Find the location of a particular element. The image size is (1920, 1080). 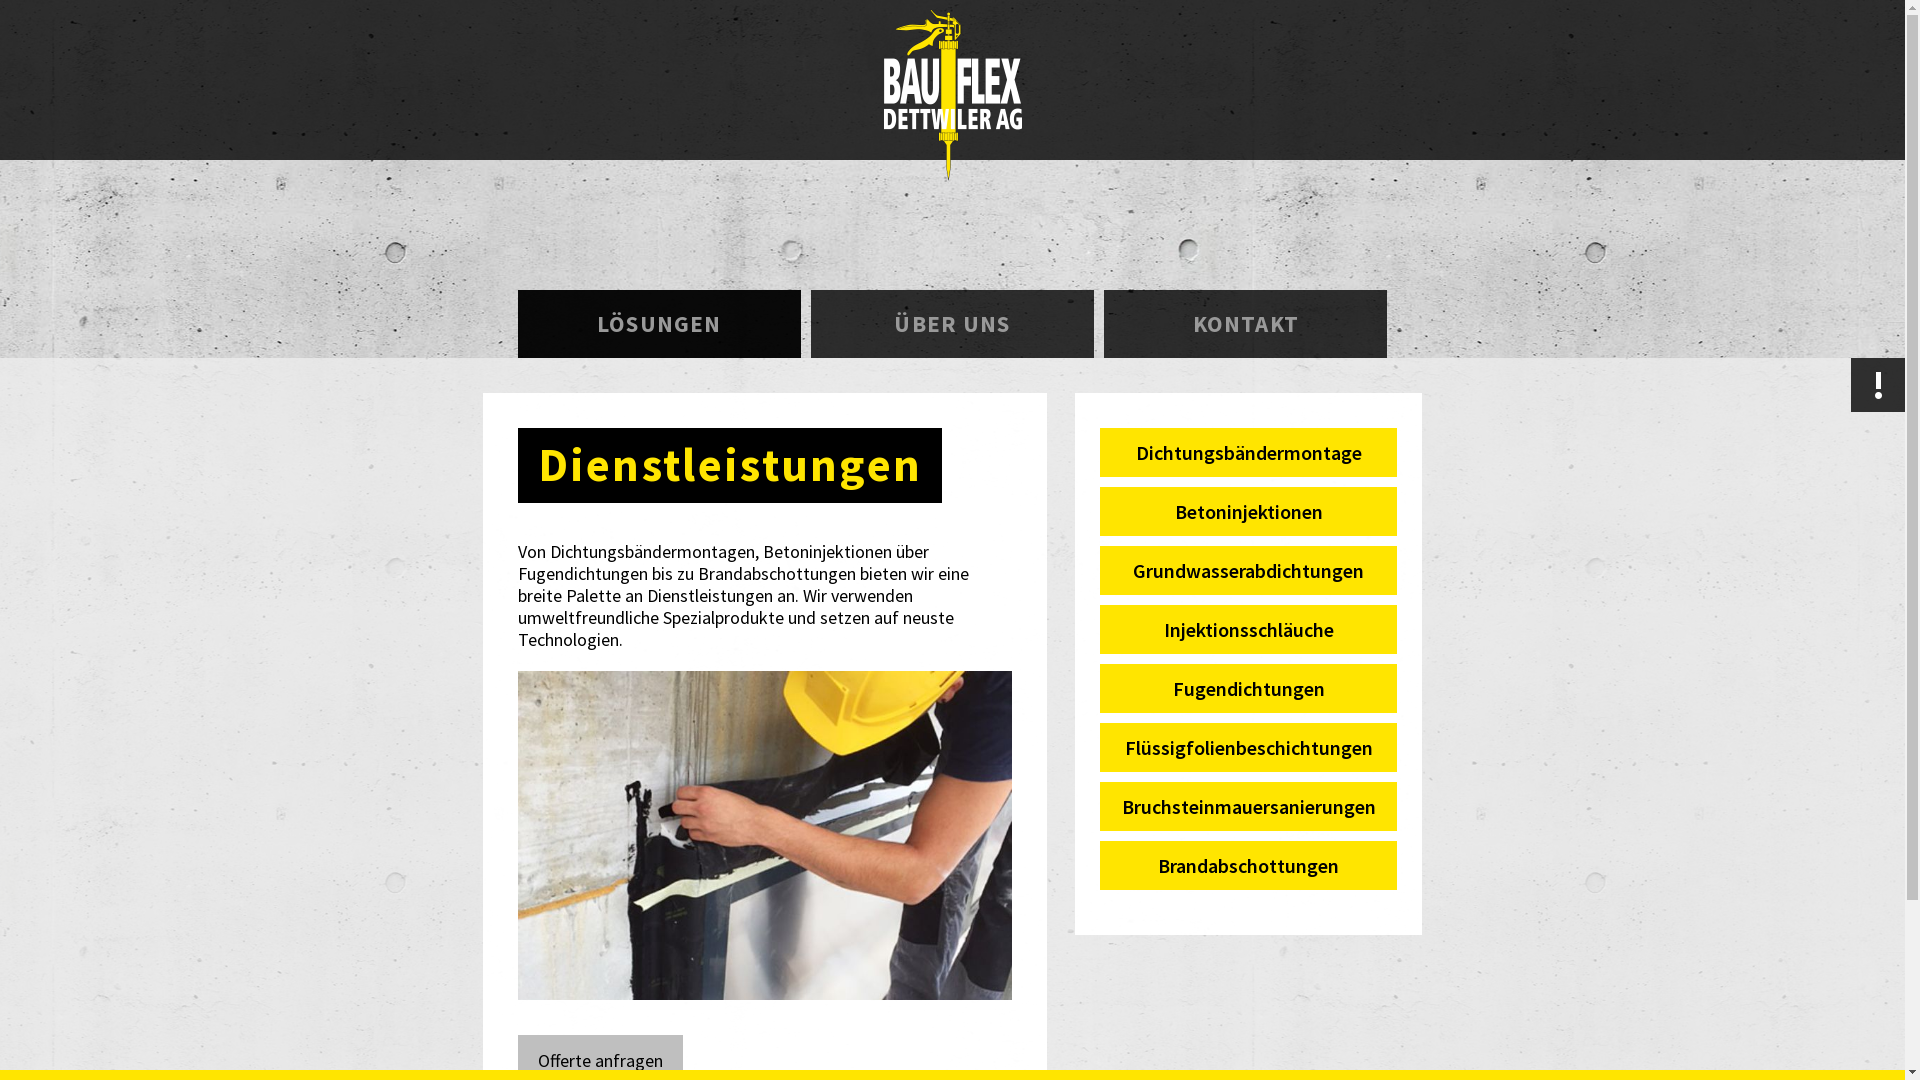

'Fugendichtungen' is located at coordinates (1247, 687).